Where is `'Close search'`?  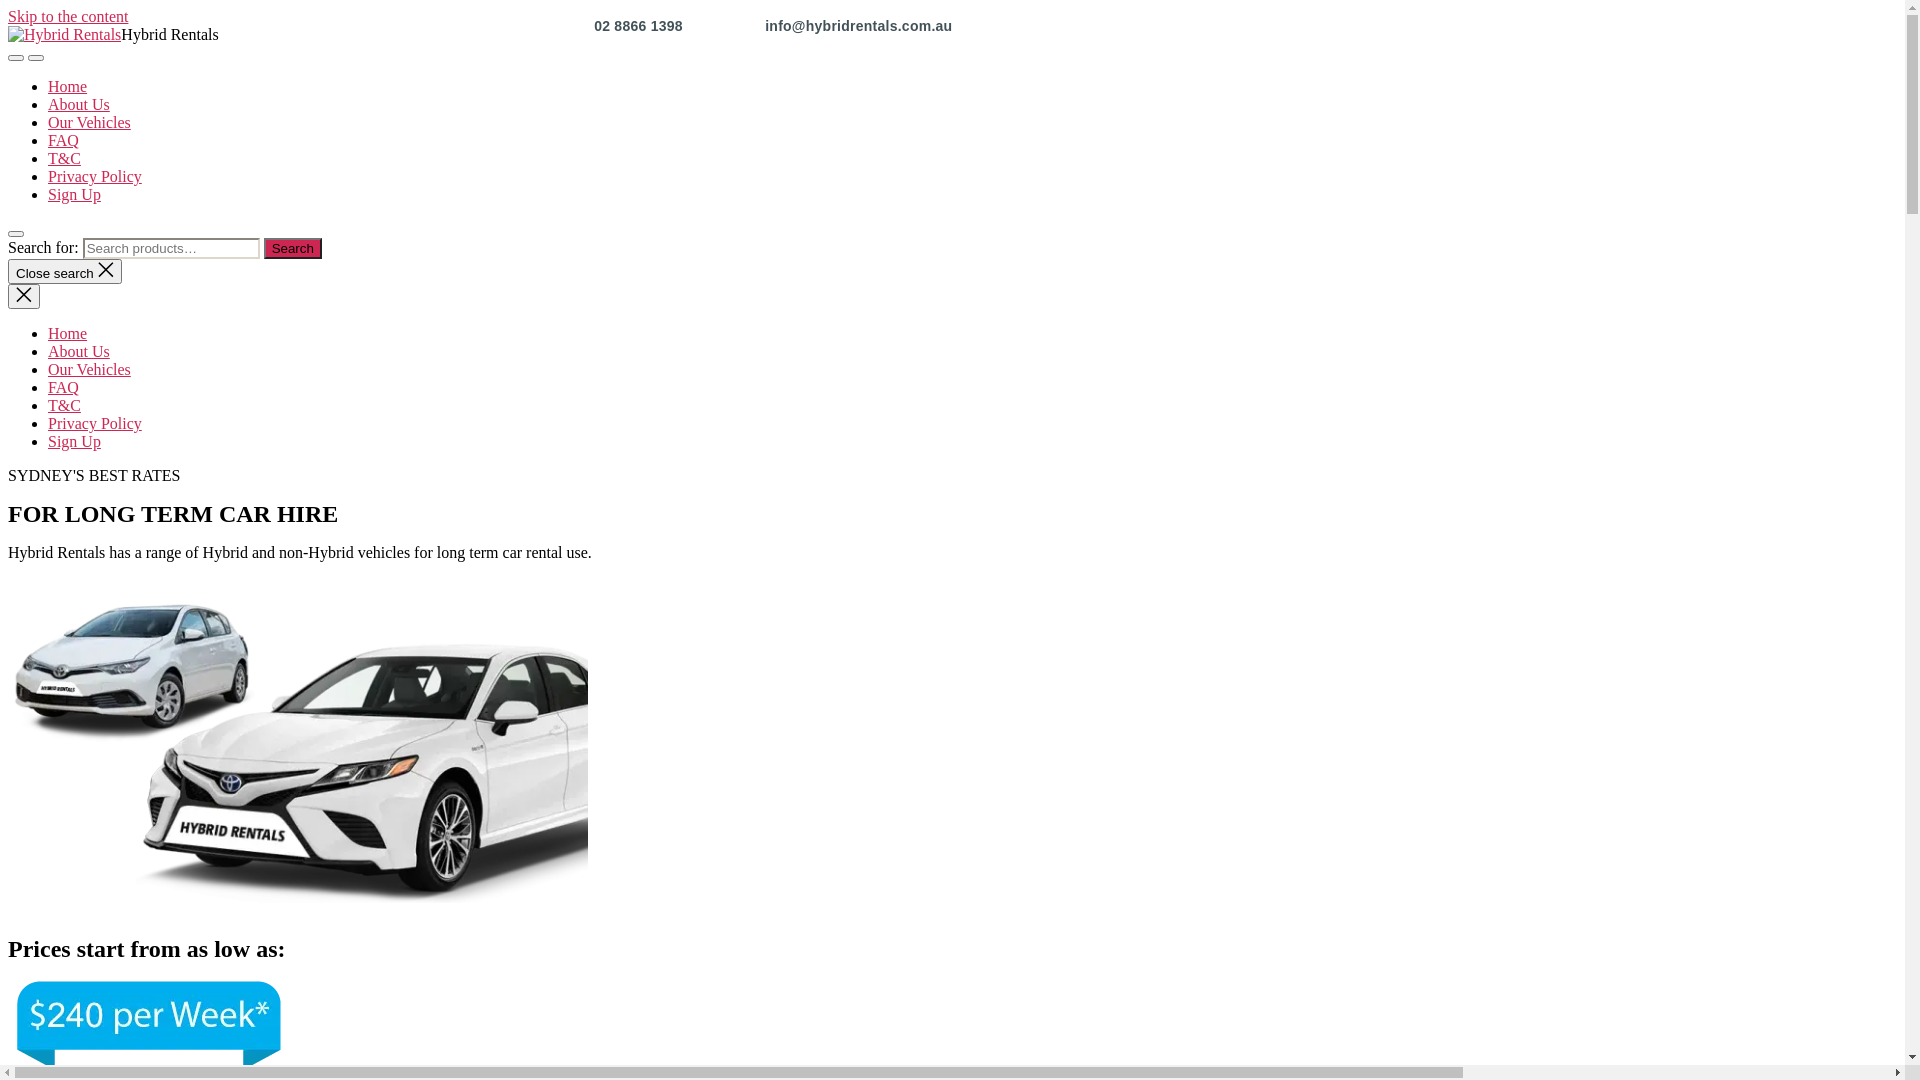
'Close search' is located at coordinates (8, 271).